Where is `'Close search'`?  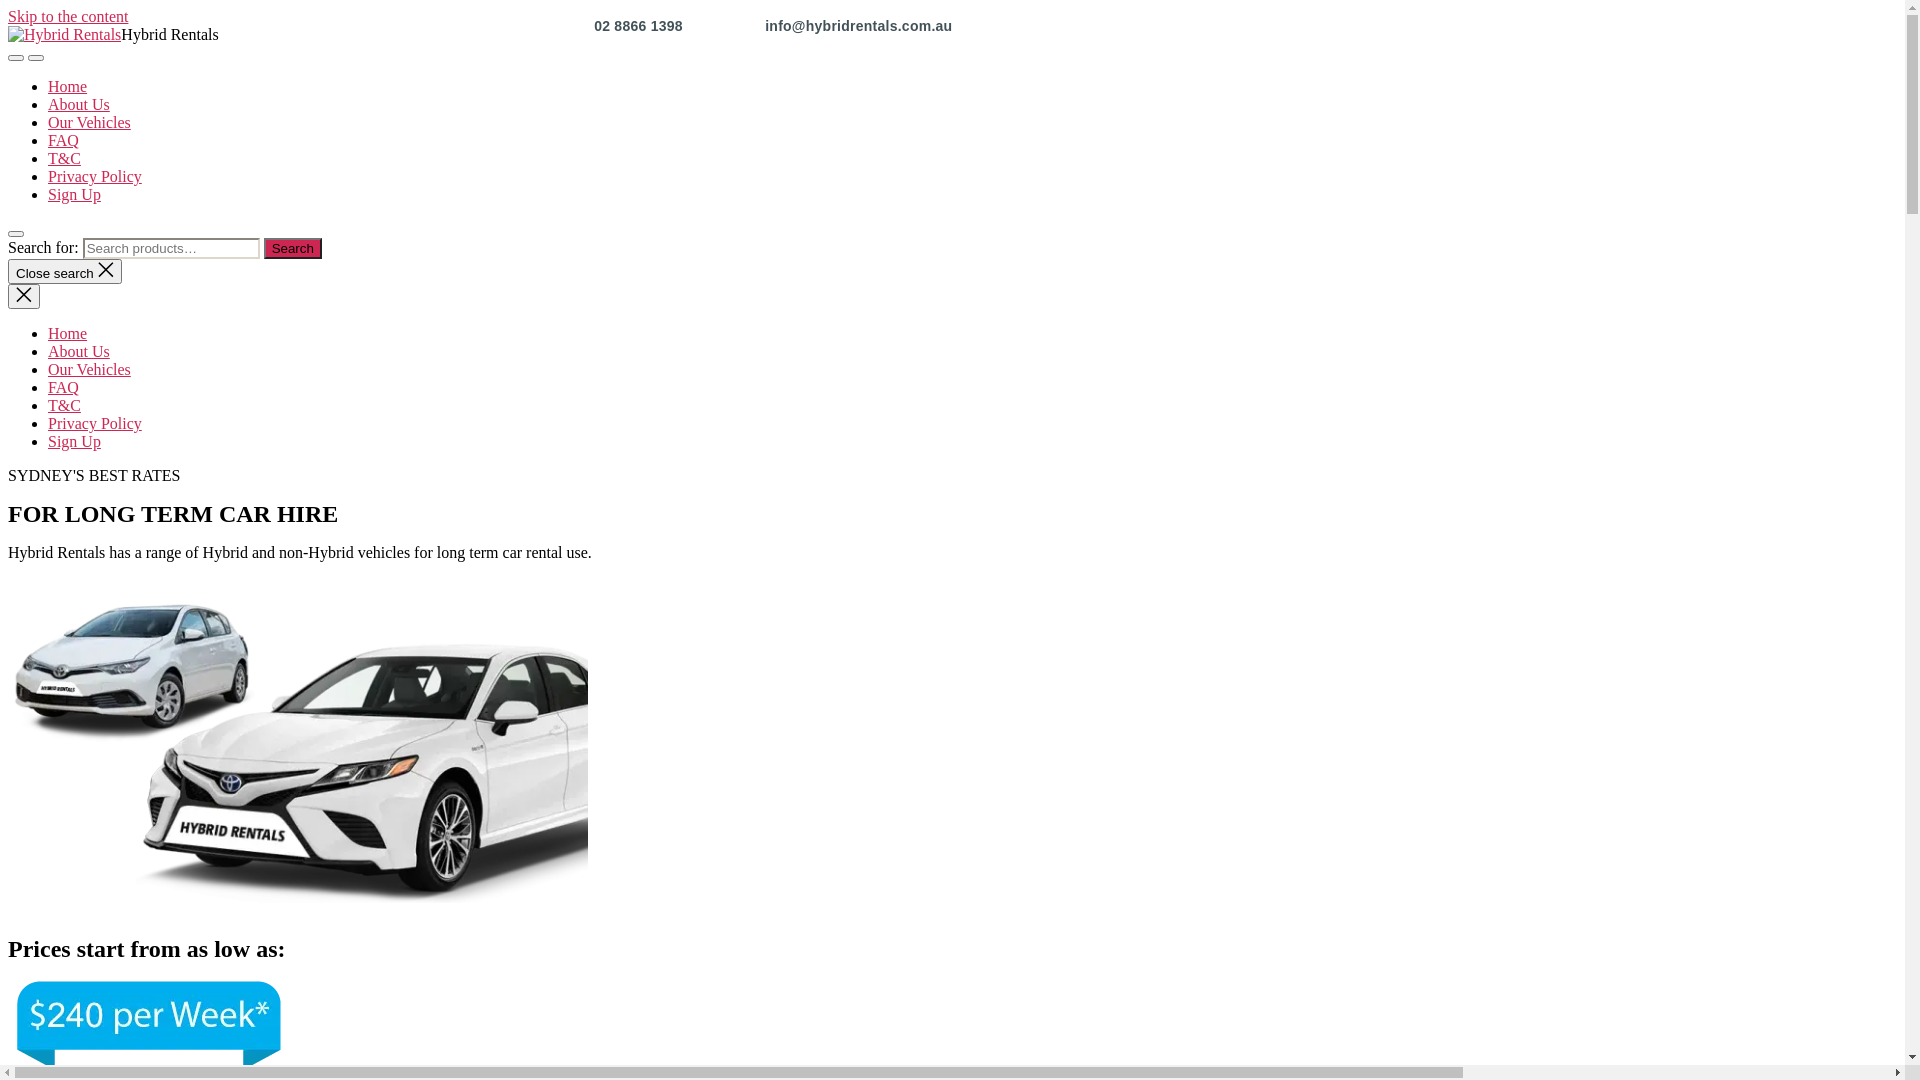
'Close search' is located at coordinates (8, 271).